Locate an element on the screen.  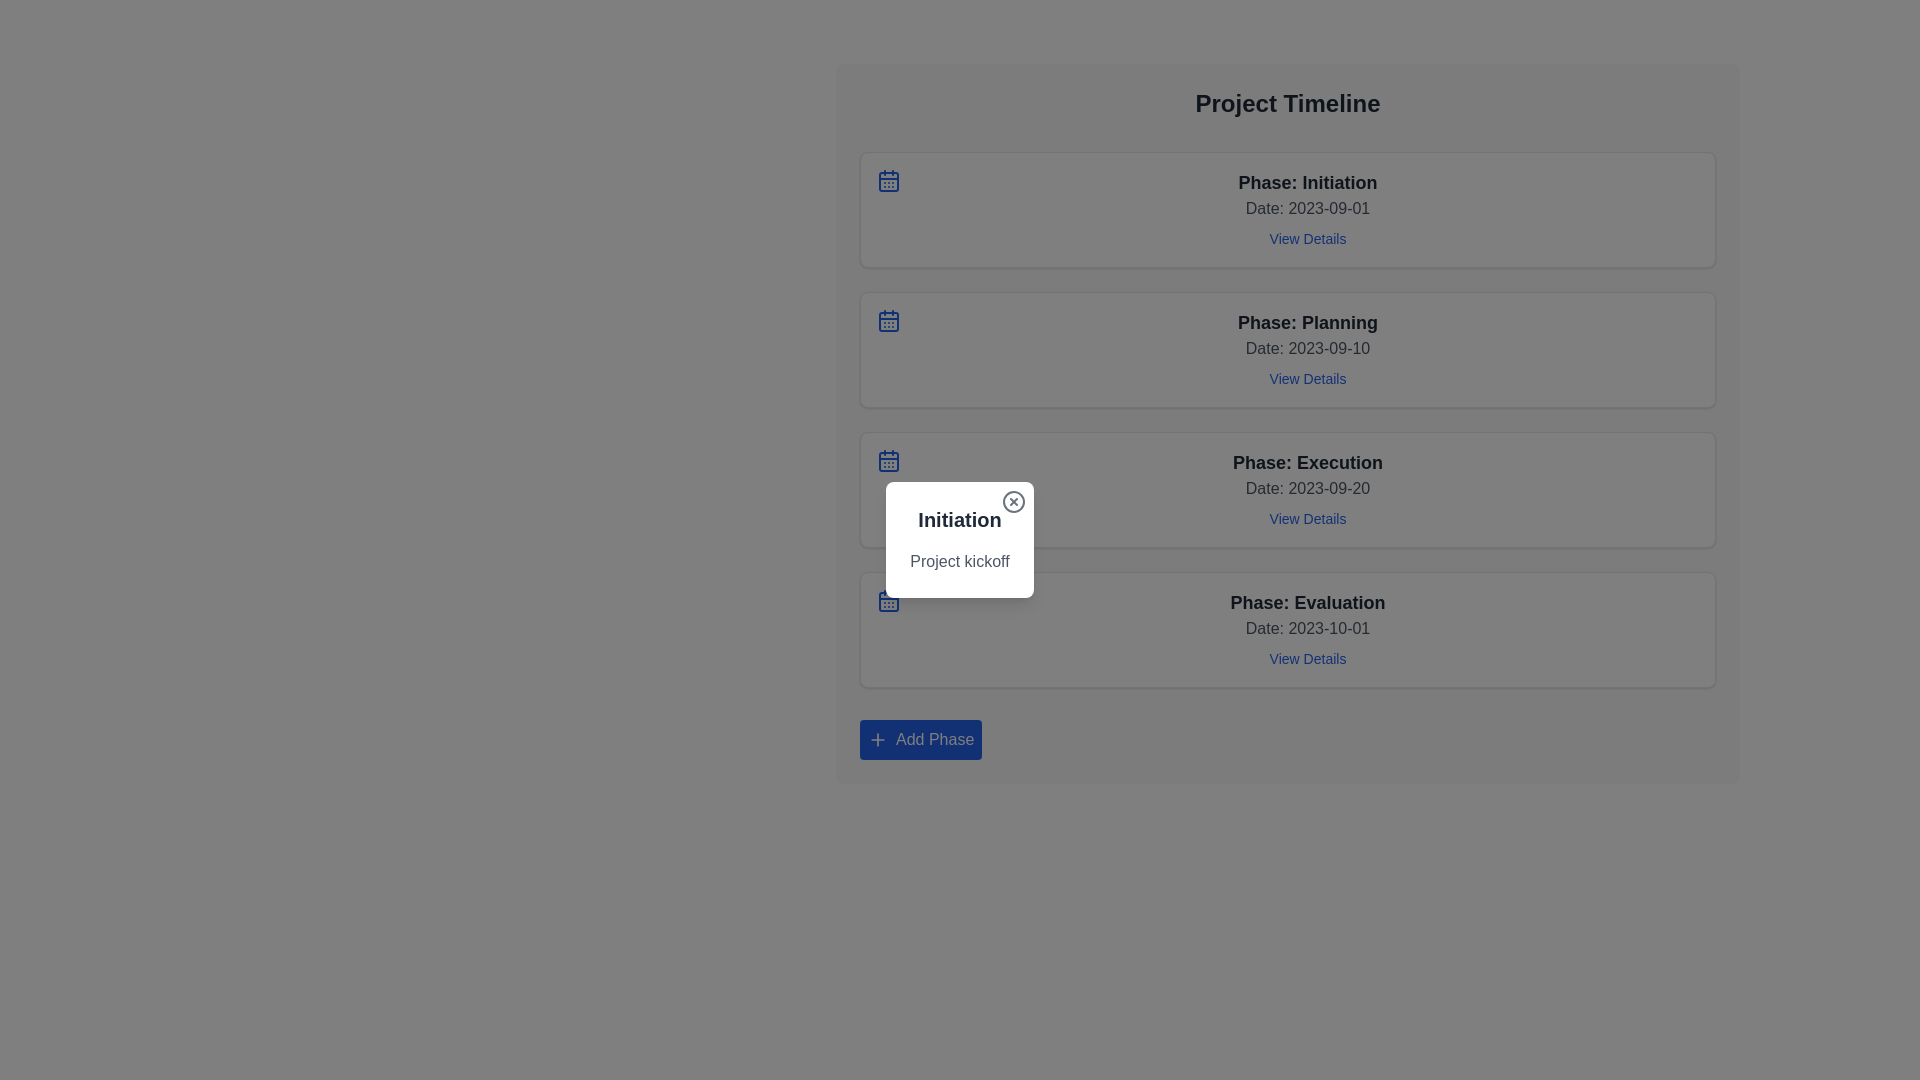
the interactive text link for the 'Evaluation' phase is located at coordinates (1308, 659).